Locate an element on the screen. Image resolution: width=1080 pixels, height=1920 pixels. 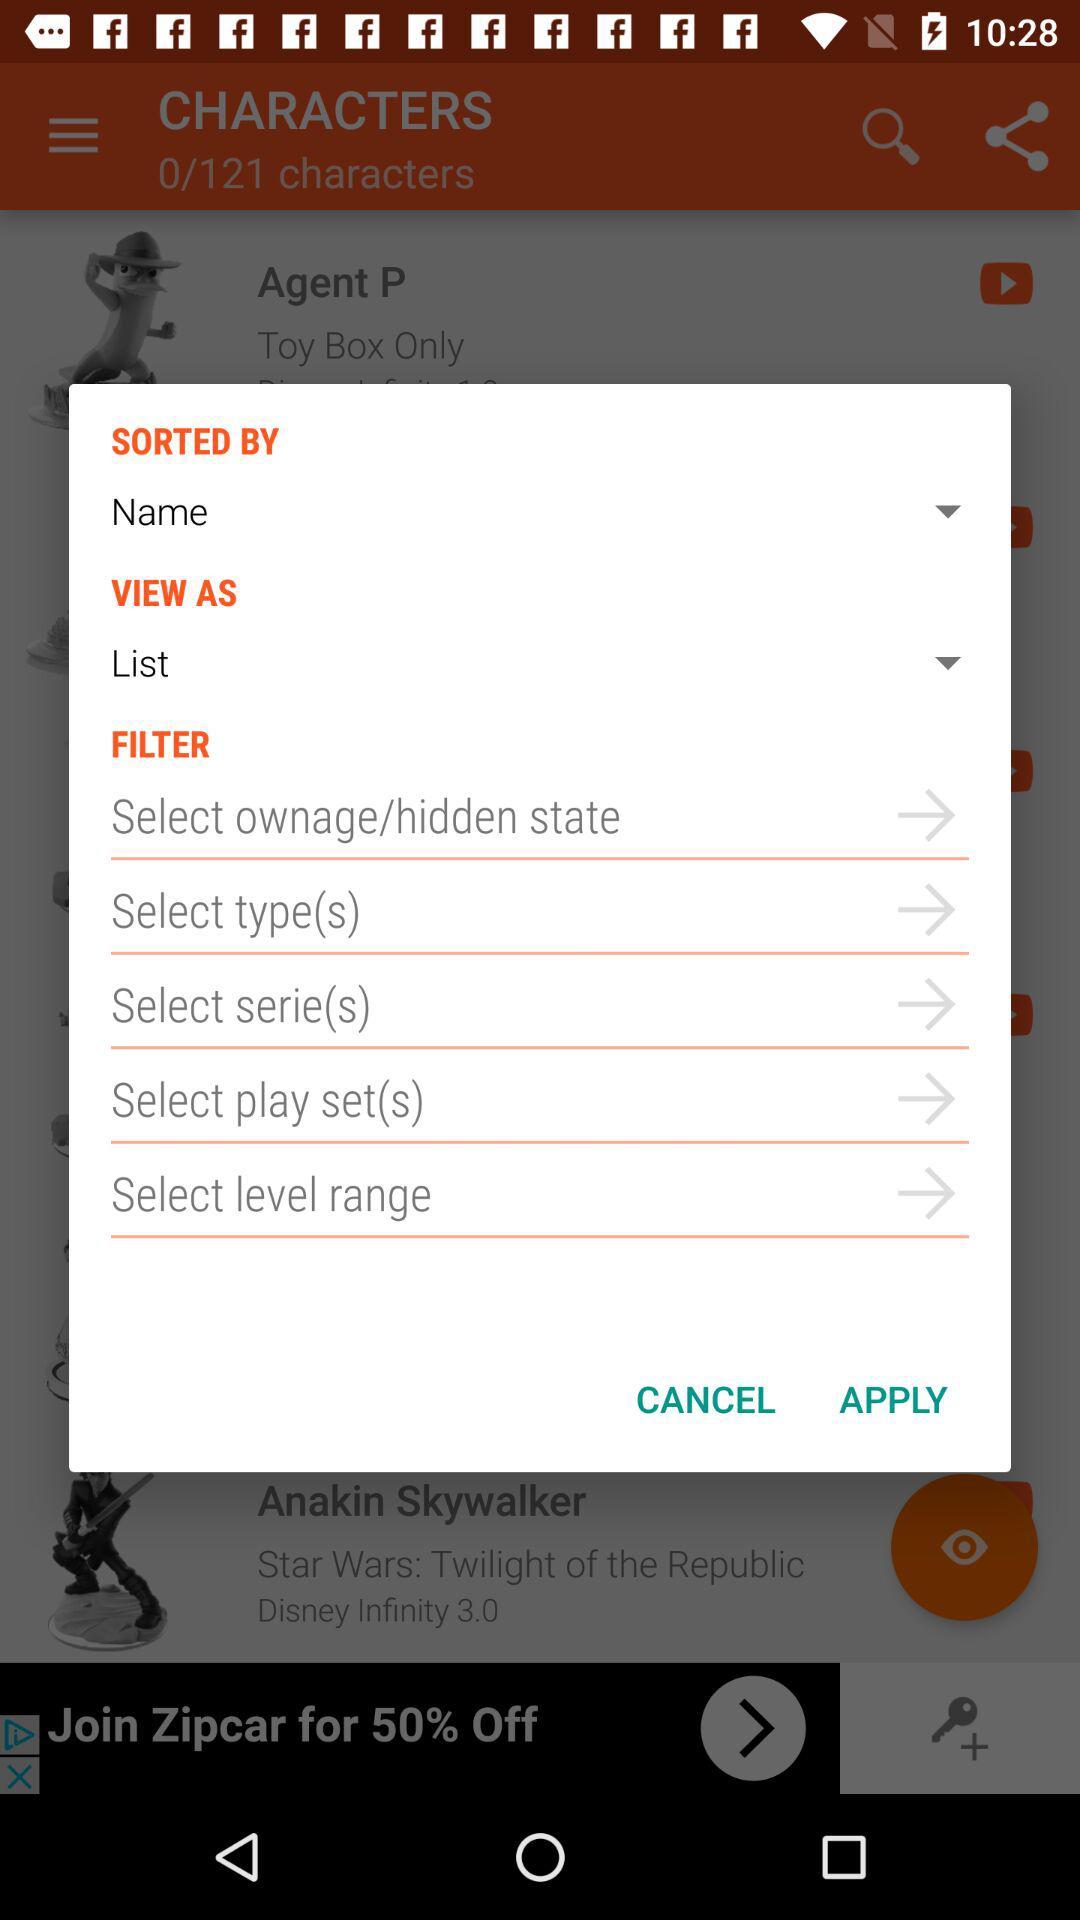
play set is located at coordinates (540, 1097).